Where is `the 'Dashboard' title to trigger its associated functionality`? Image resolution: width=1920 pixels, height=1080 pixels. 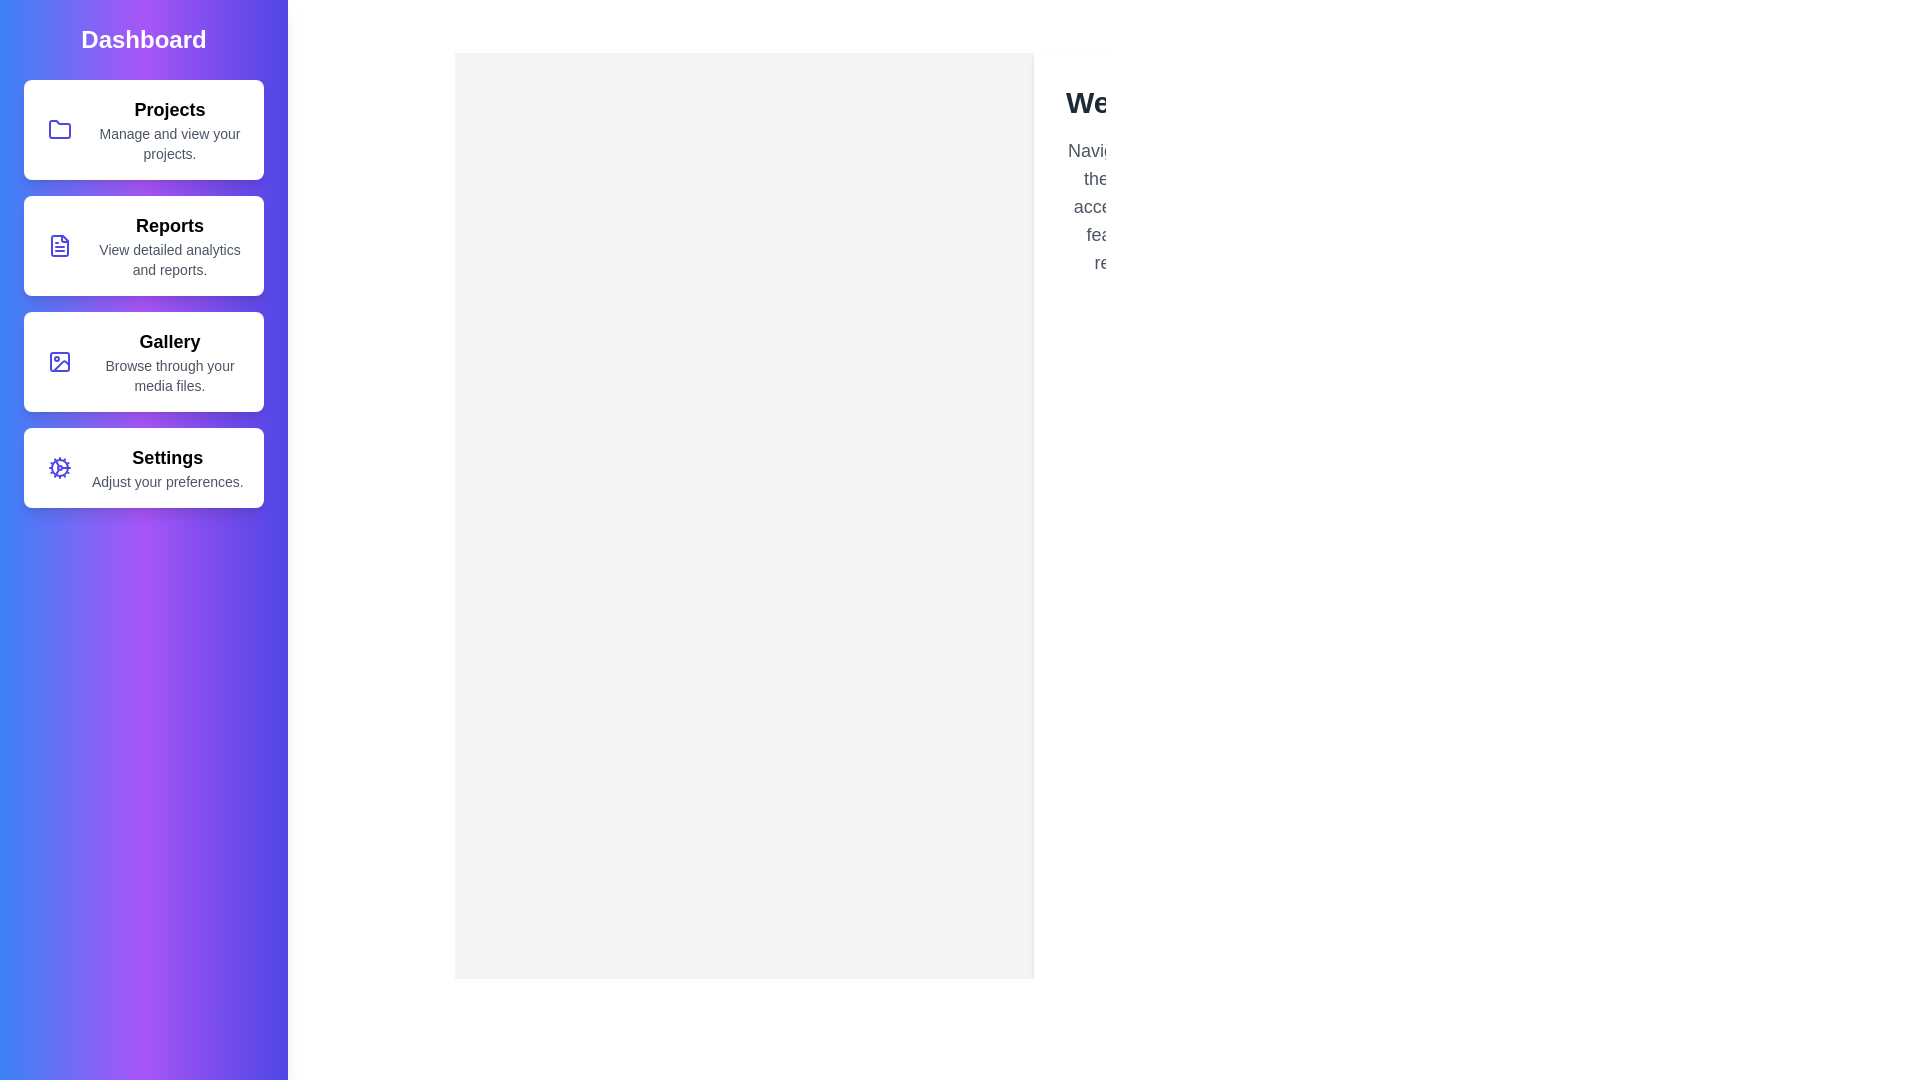
the 'Dashboard' title to trigger its associated functionality is located at coordinates (143, 39).